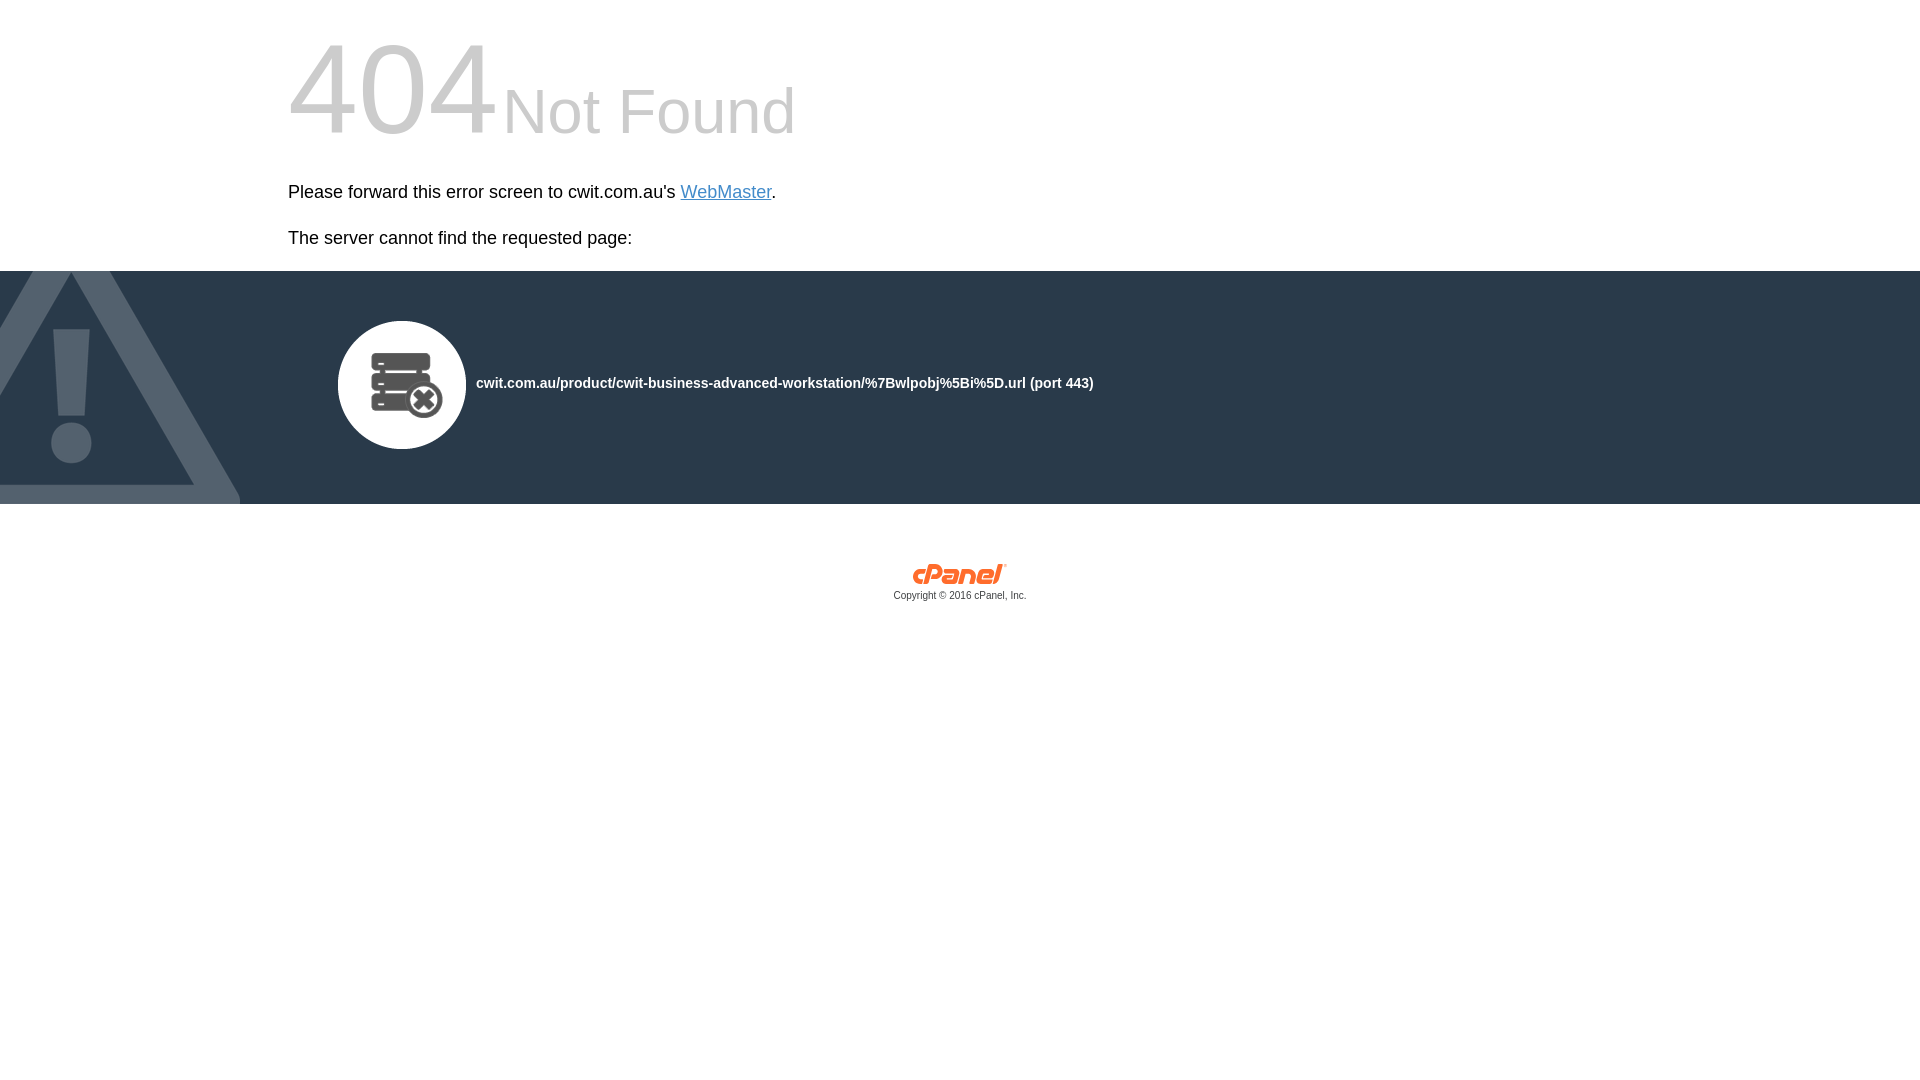 The width and height of the screenshot is (1920, 1080). What do you see at coordinates (725, 192) in the screenshot?
I see `'WebMaster'` at bounding box center [725, 192].